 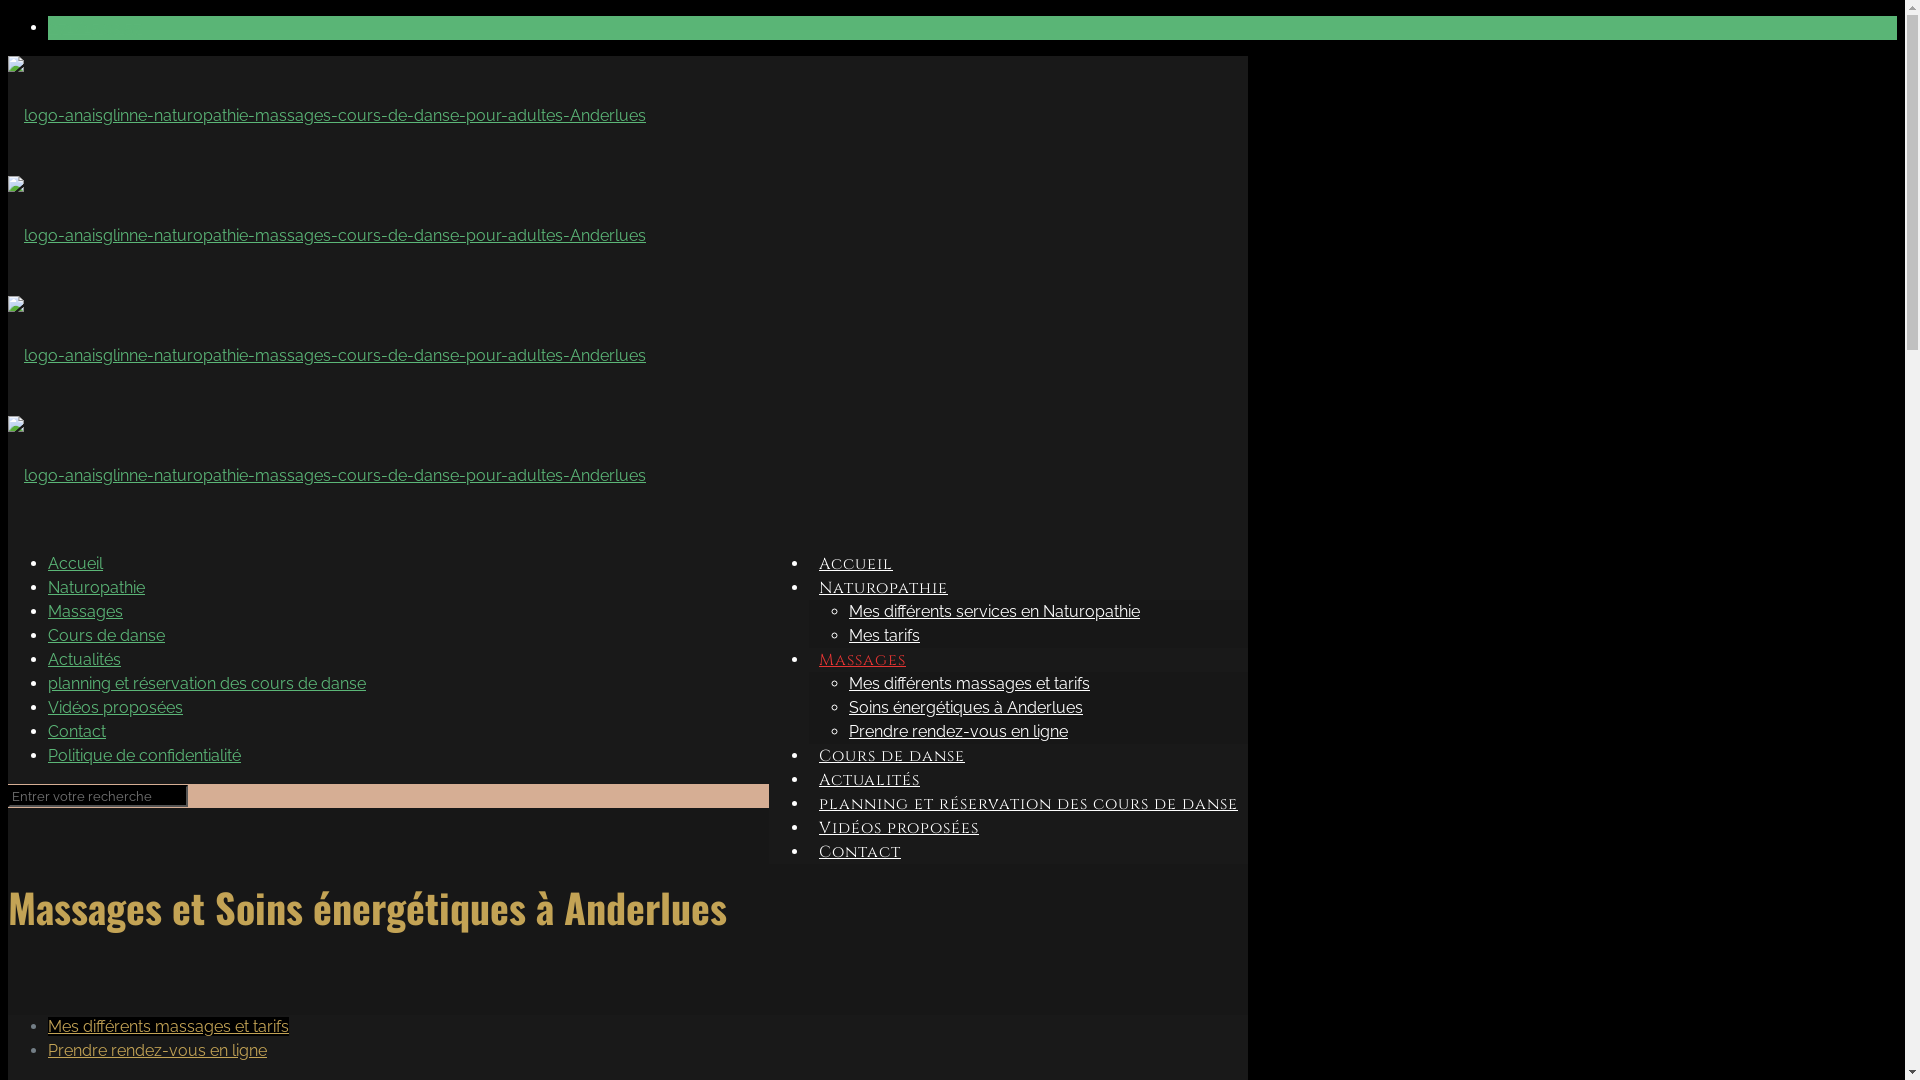 I want to click on 'Contact', so click(x=809, y=852).